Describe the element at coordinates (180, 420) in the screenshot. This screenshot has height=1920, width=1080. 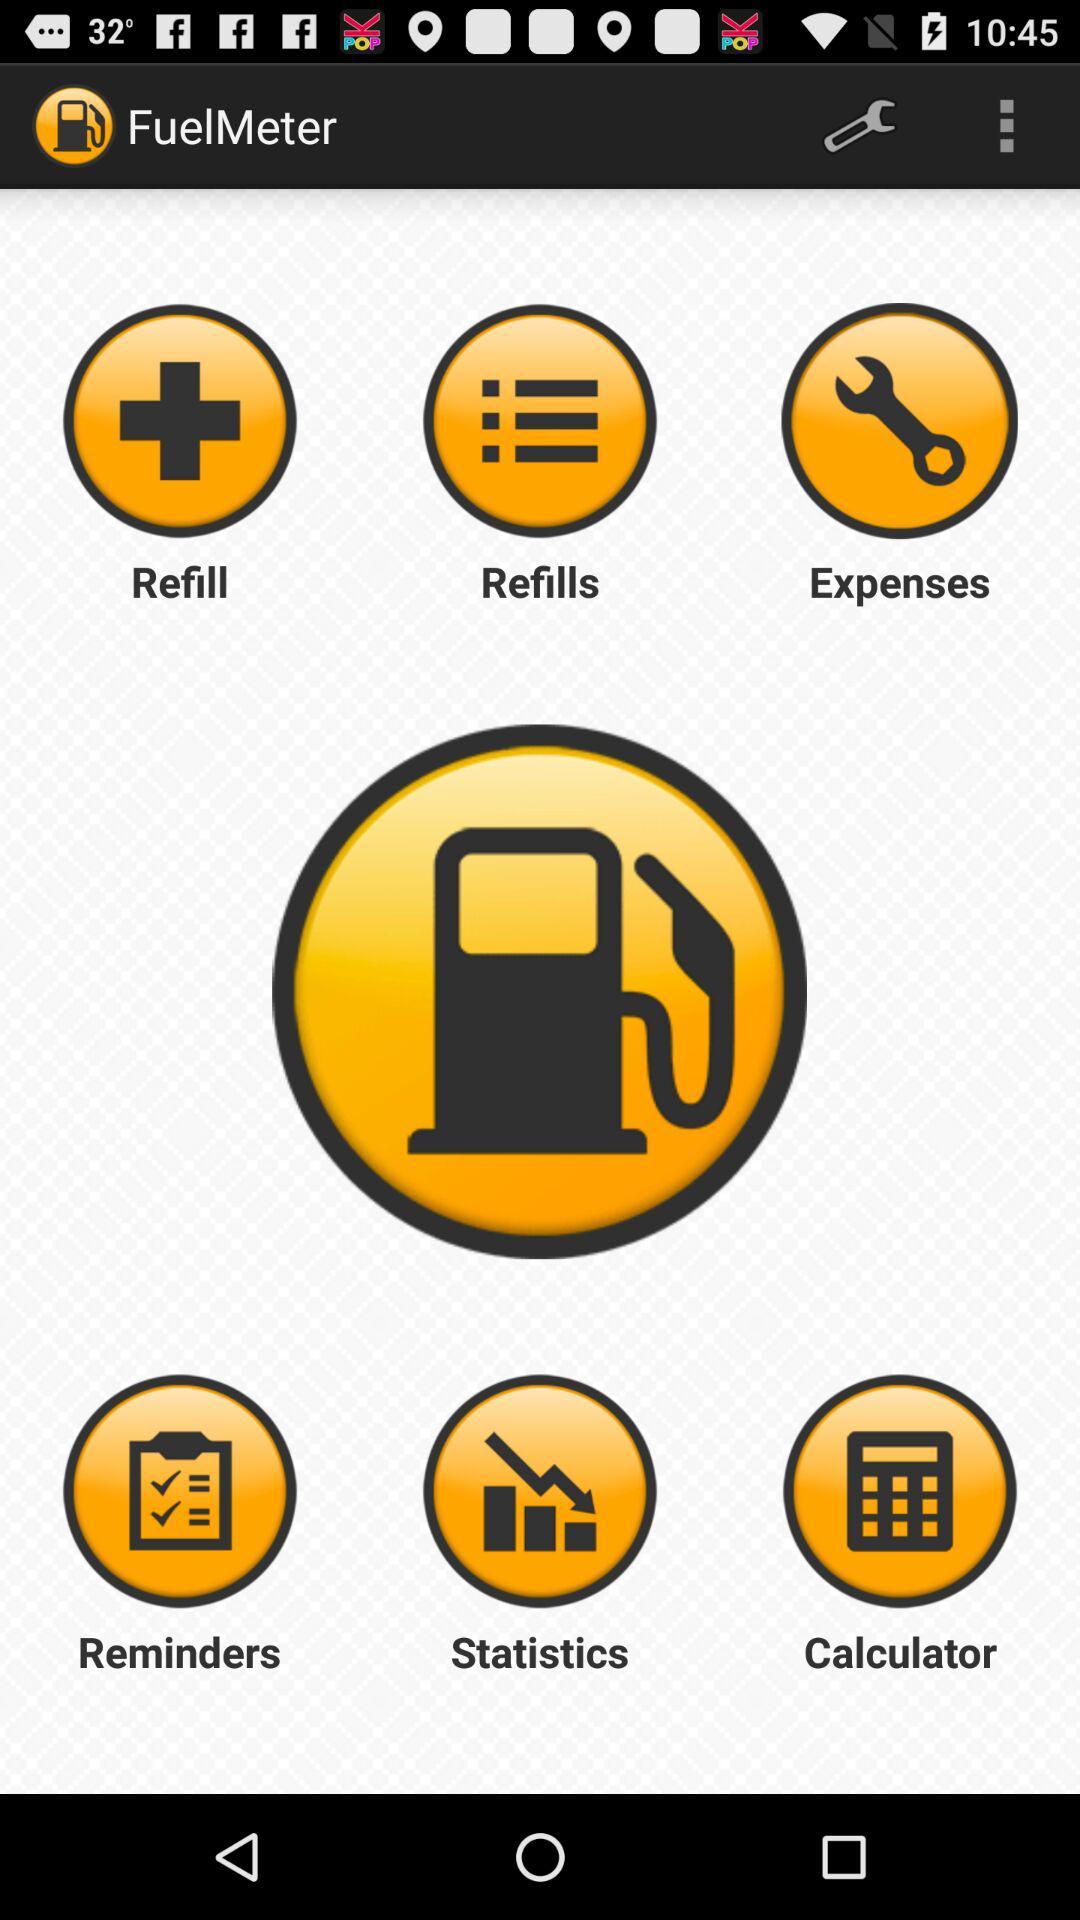
I see `fuel` at that location.